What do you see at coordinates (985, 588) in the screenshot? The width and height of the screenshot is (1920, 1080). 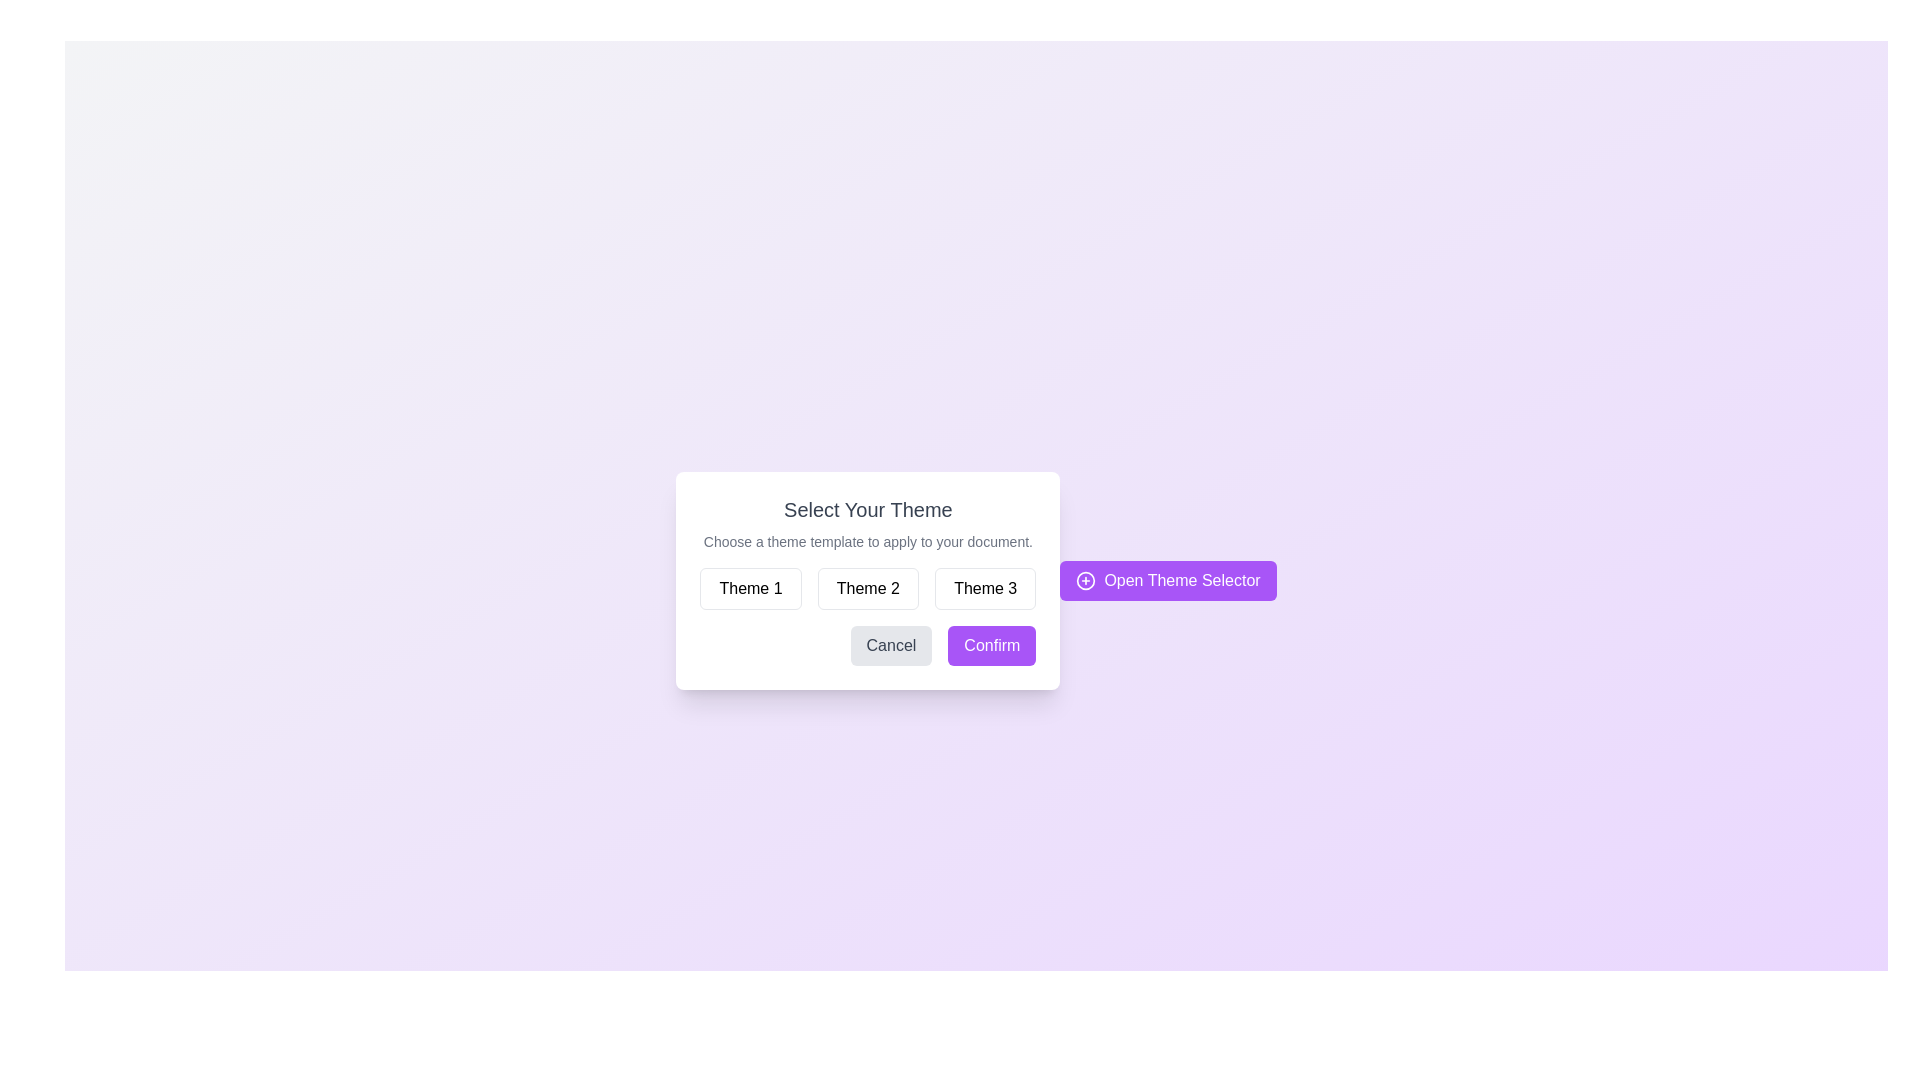 I see `the 'Theme 3' selectable button located in the bottom-right corner of the modal dialog box` at bounding box center [985, 588].